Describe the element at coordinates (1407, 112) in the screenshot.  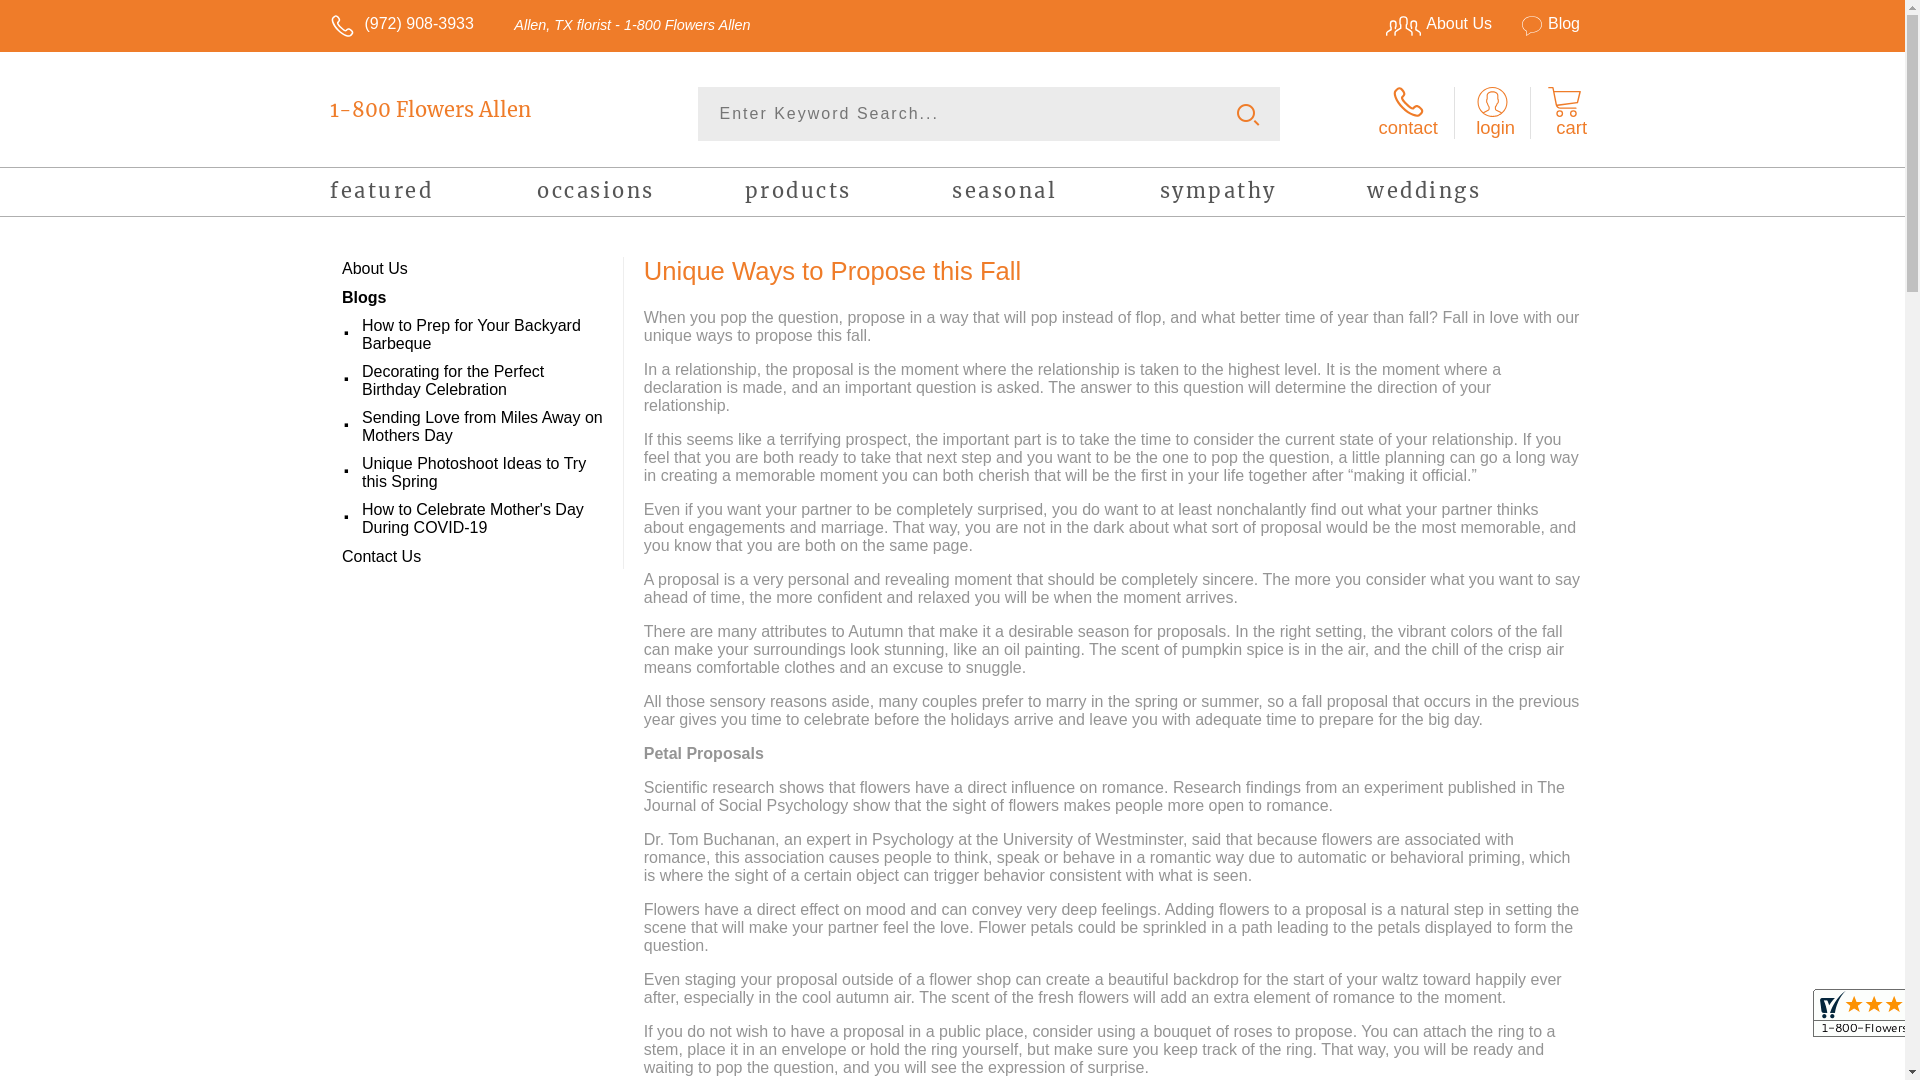
I see `'contact'` at that location.